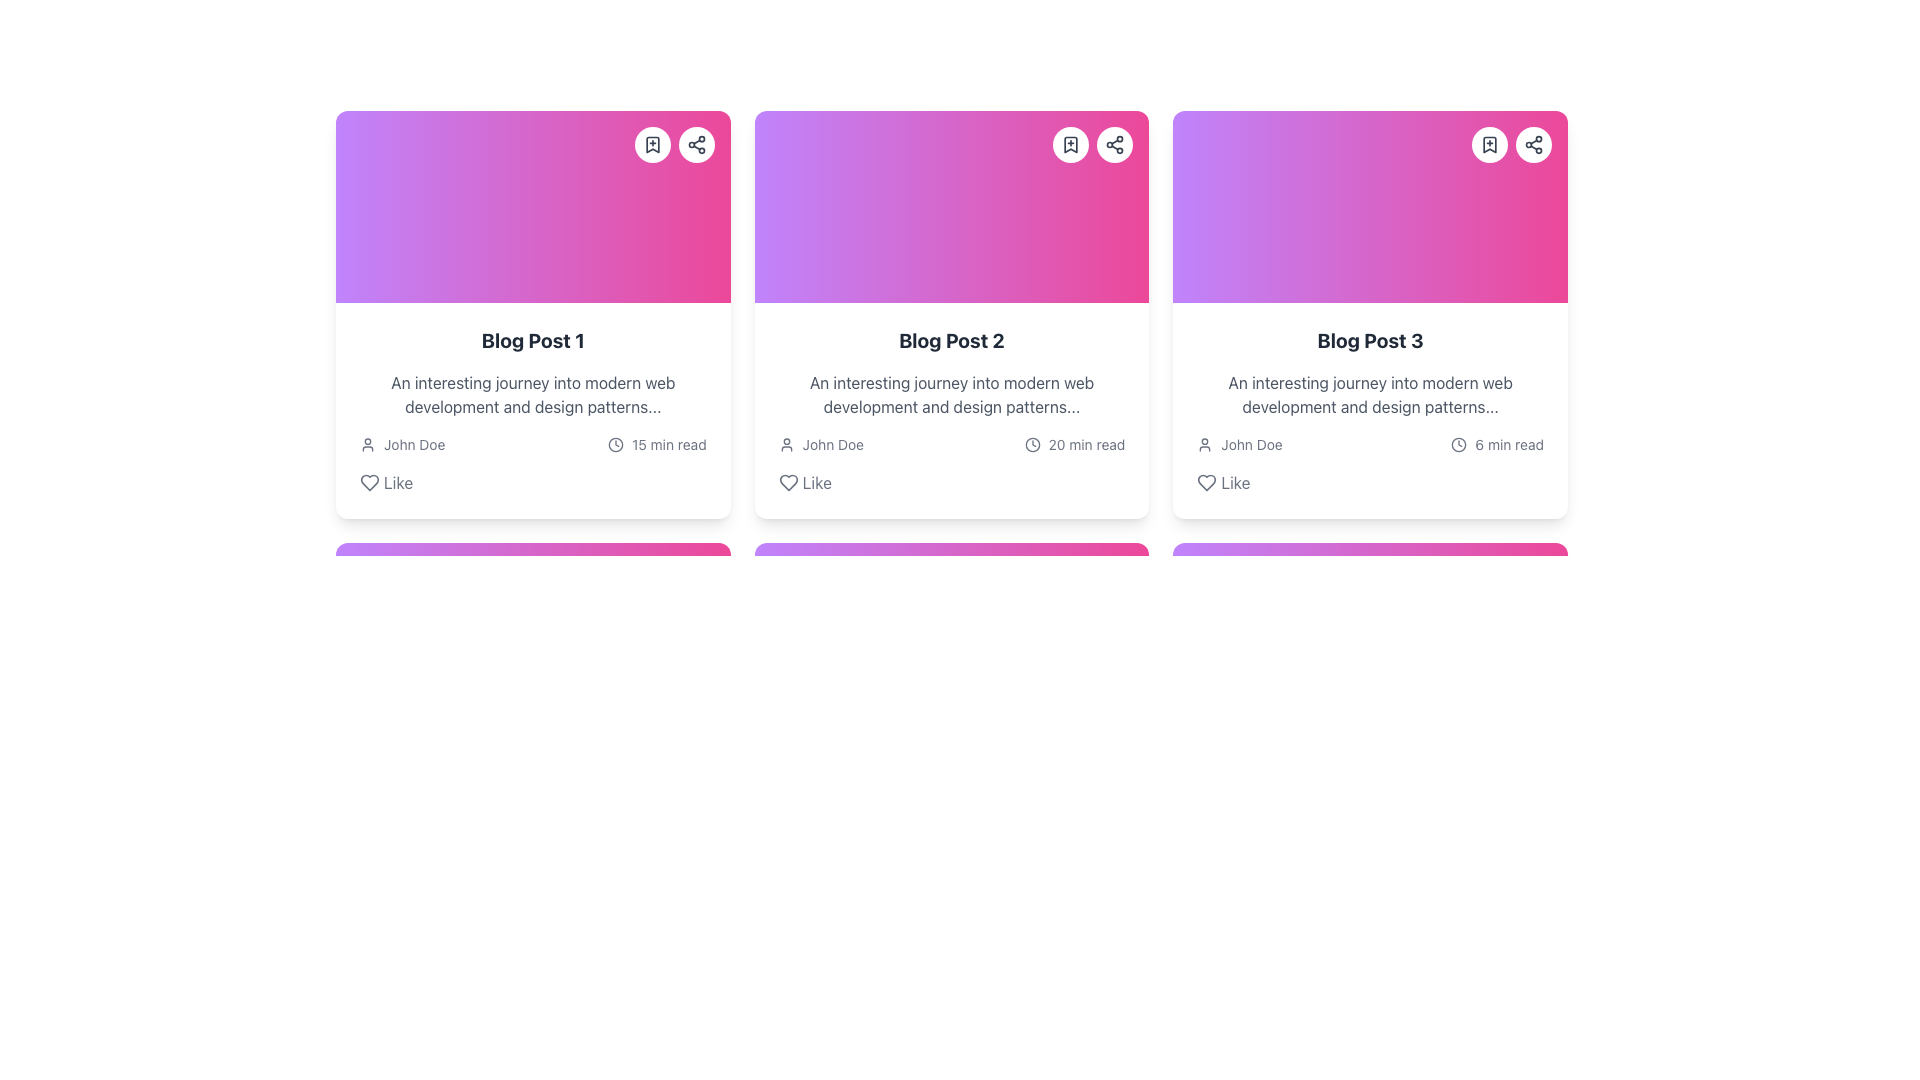 The width and height of the screenshot is (1920, 1080). Describe the element at coordinates (1489, 144) in the screenshot. I see `the bookmark button located in the top-right corner of the 'Blog Post 3' card, which is the first button from the left and adjacent to a share button` at that location.